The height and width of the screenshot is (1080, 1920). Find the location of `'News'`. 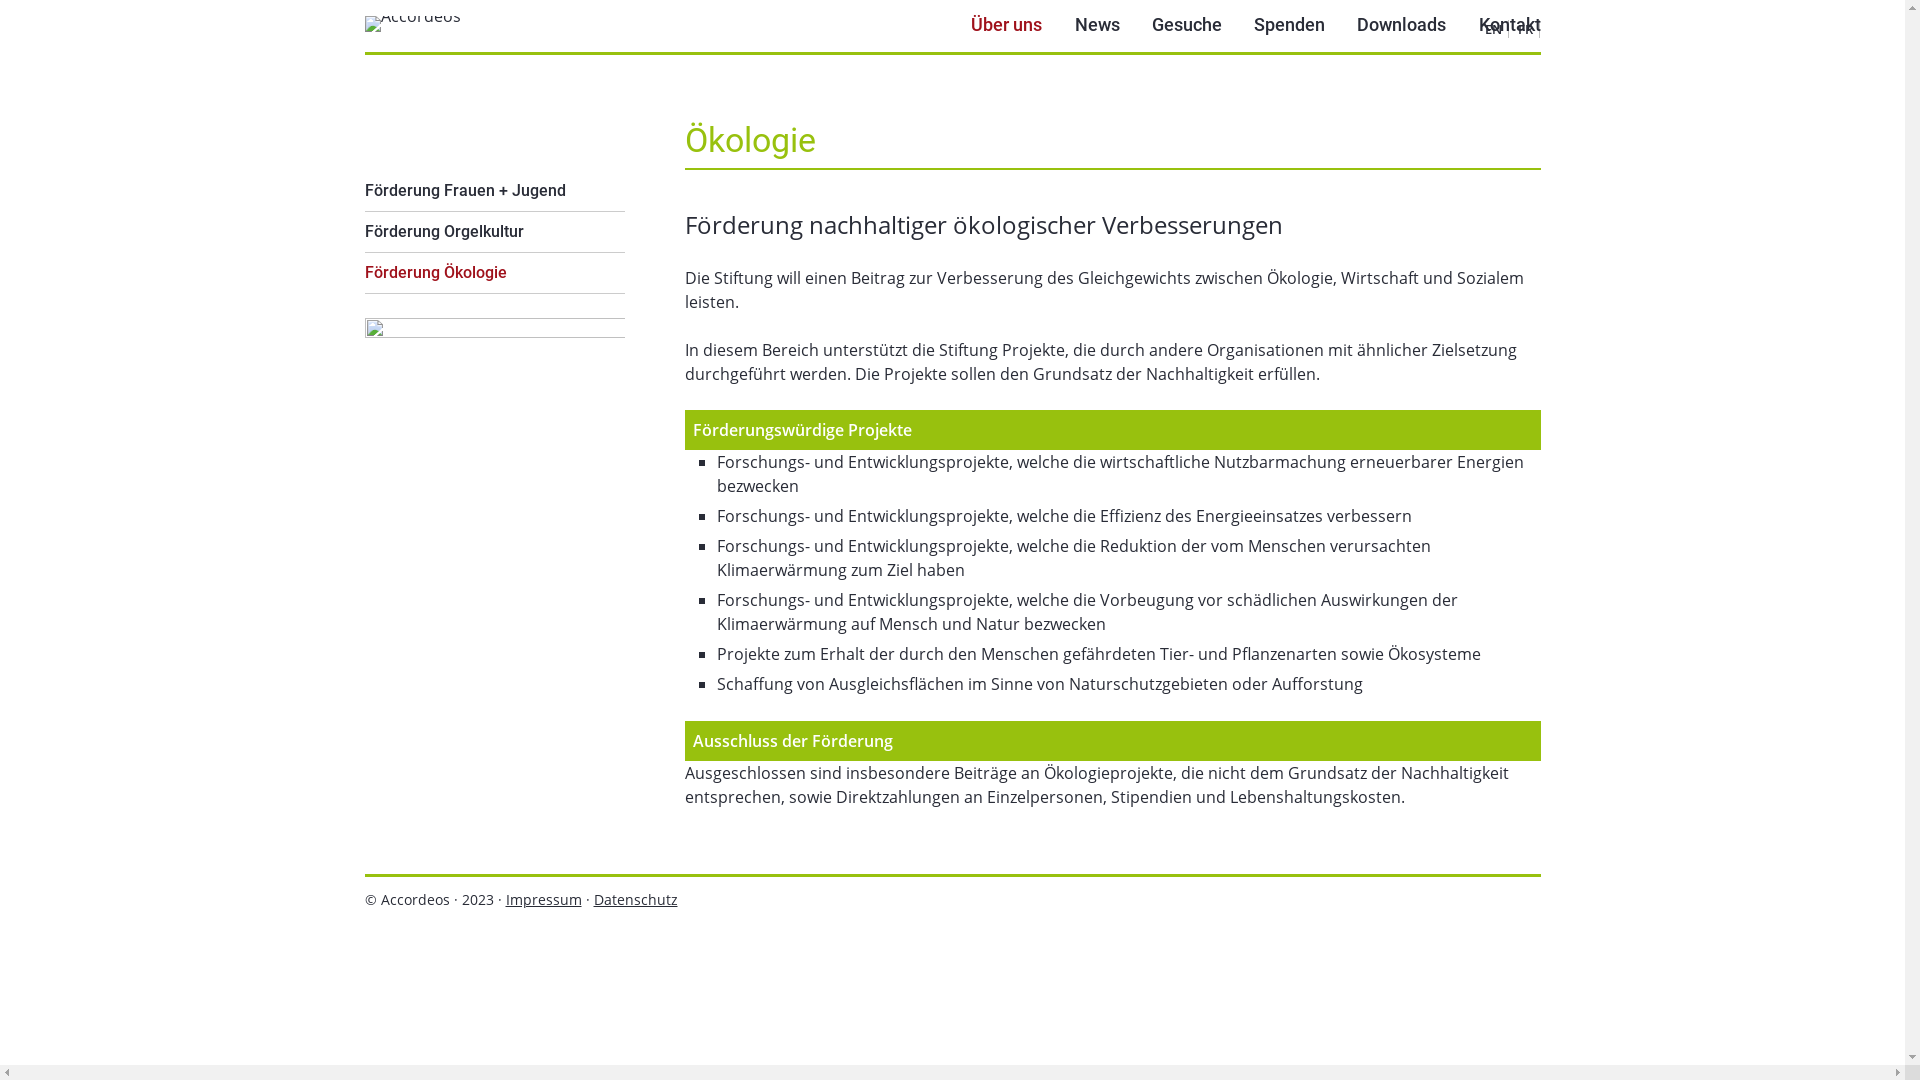

'News' is located at coordinates (1095, 26).